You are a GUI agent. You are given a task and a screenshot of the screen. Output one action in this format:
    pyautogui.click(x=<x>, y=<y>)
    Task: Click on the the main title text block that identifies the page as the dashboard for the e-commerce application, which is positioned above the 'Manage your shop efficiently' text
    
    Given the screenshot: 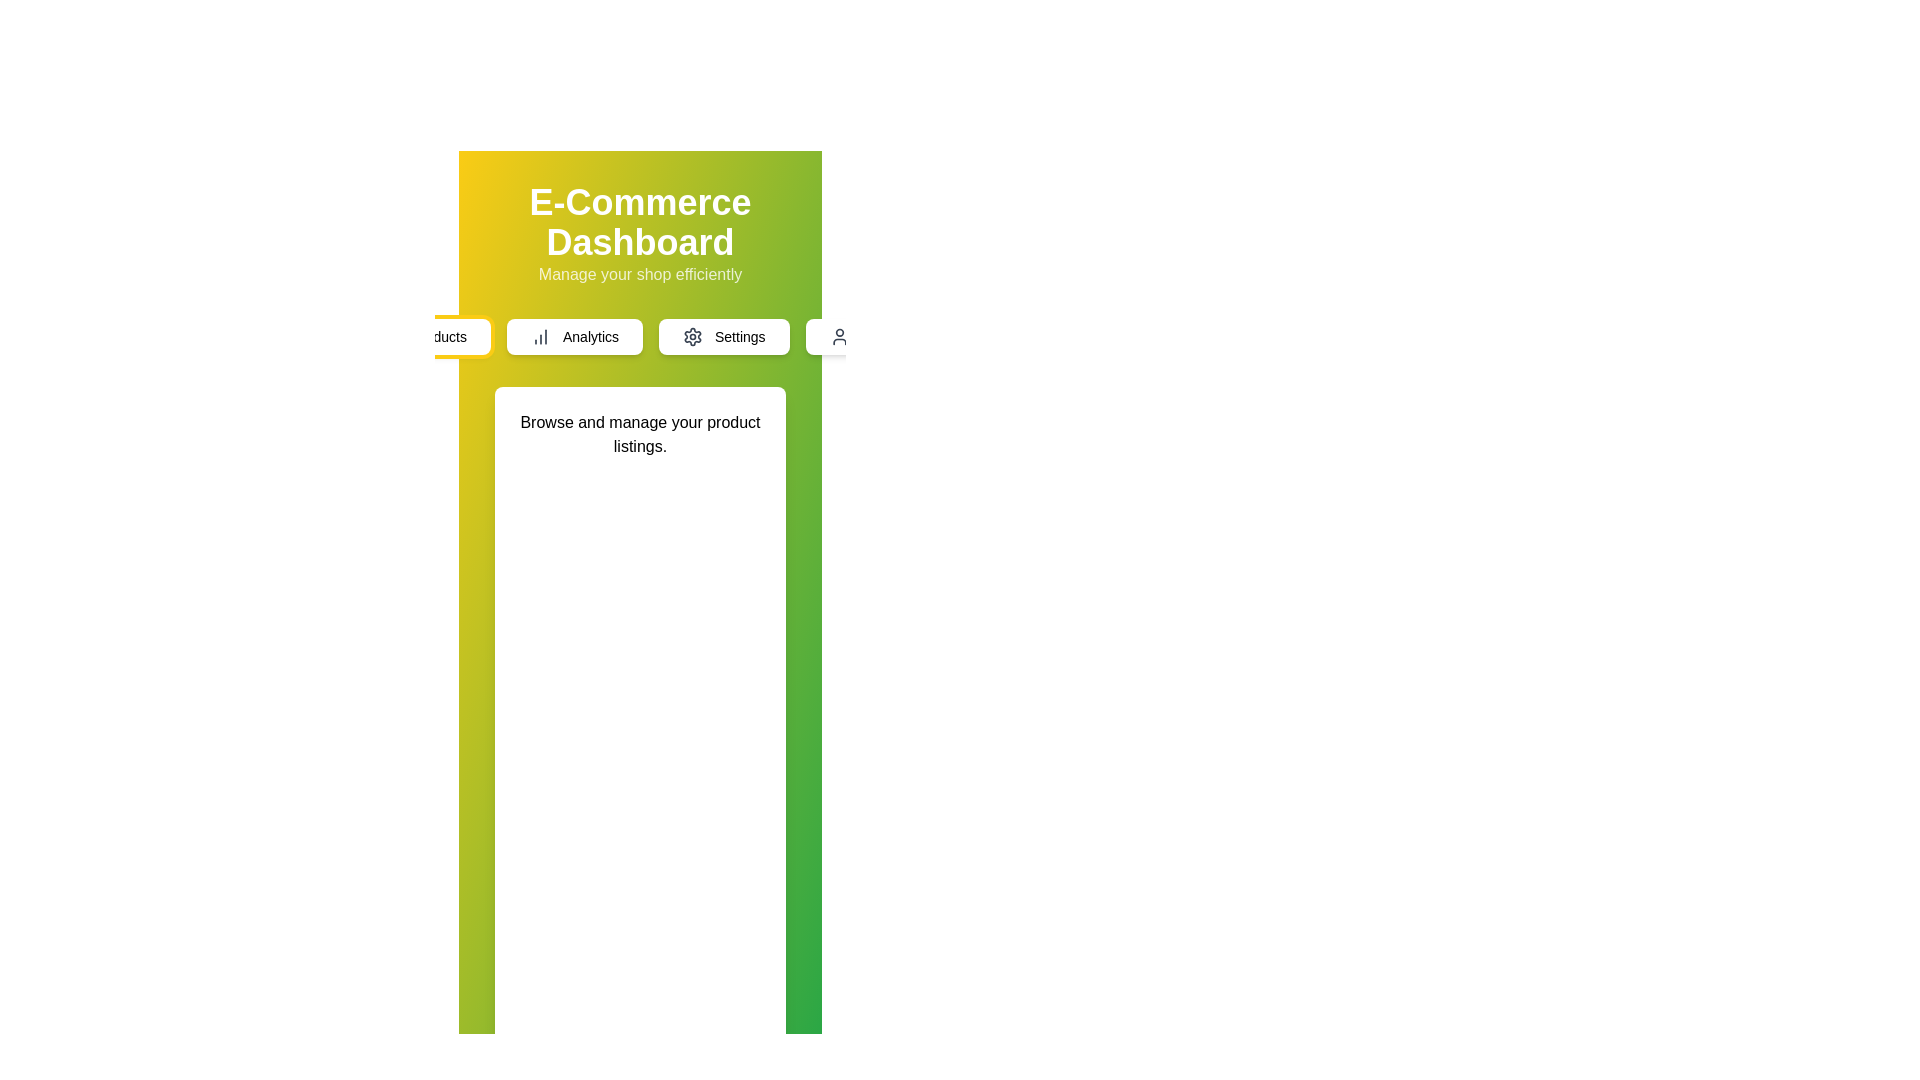 What is the action you would take?
    pyautogui.click(x=640, y=223)
    